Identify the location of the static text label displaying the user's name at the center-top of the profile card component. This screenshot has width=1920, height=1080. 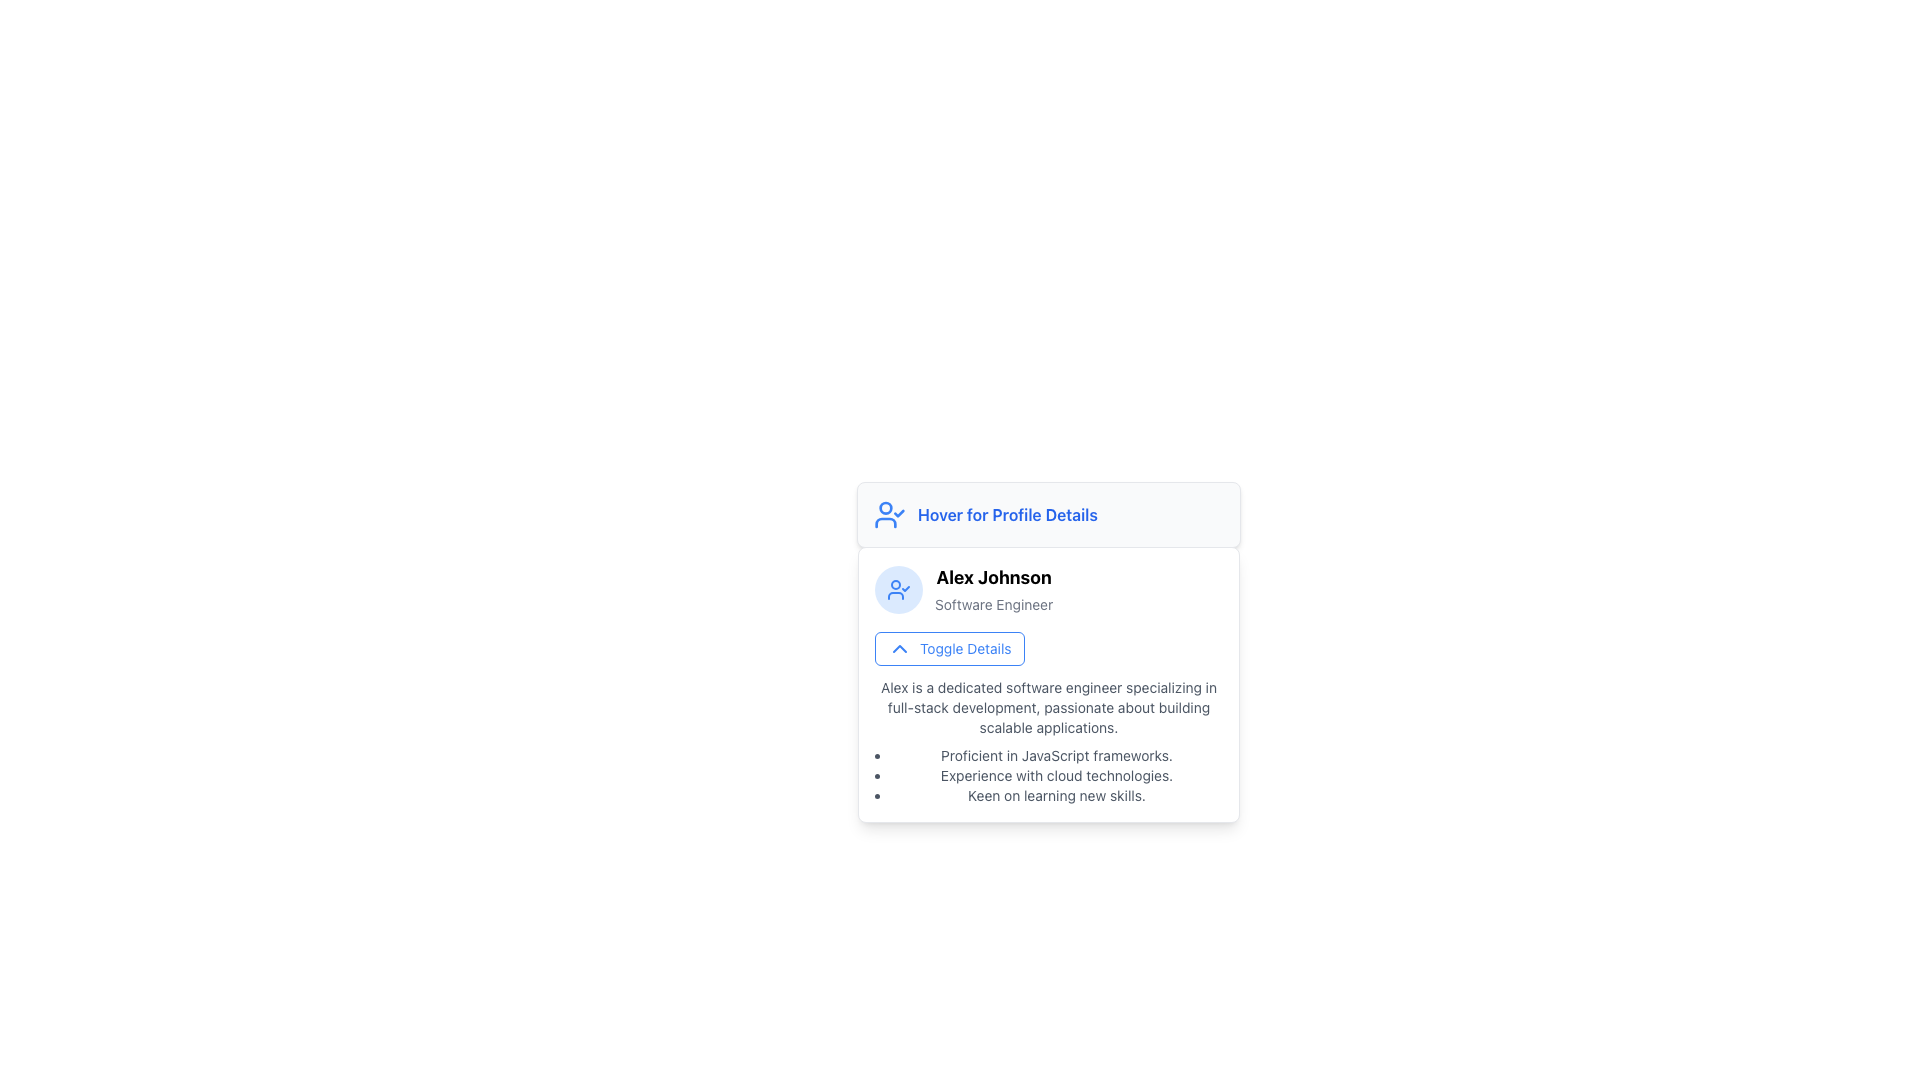
(994, 578).